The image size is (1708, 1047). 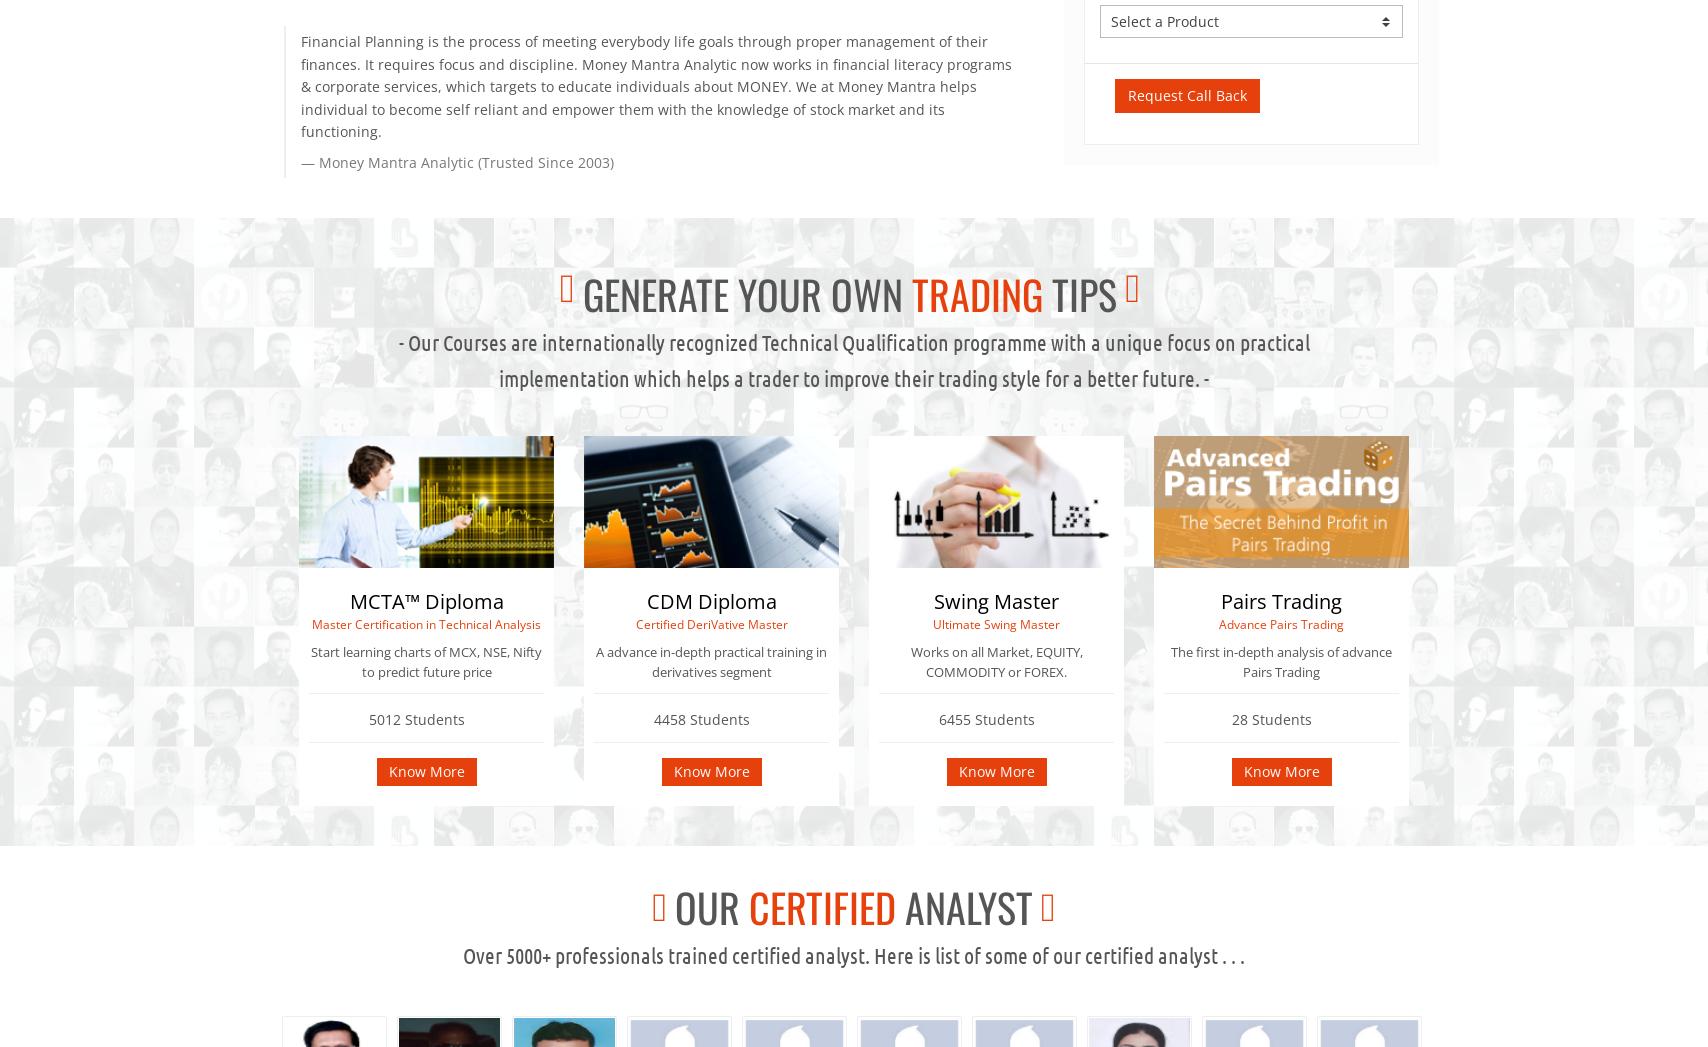 I want to click on 'Ultimate Swing Master', so click(x=996, y=624).